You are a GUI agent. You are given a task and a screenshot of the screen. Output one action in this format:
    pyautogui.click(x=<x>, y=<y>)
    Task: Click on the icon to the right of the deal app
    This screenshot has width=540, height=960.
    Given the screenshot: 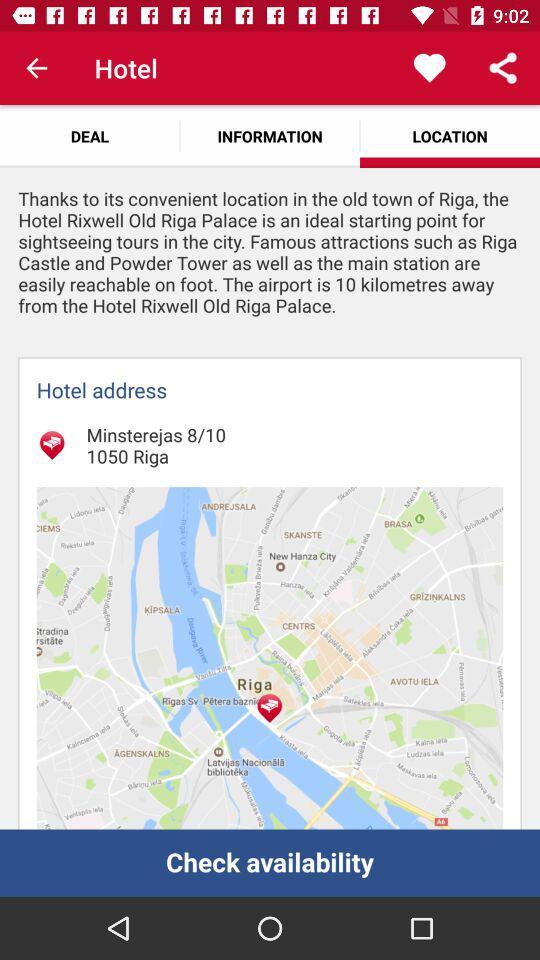 What is the action you would take?
    pyautogui.click(x=270, y=135)
    